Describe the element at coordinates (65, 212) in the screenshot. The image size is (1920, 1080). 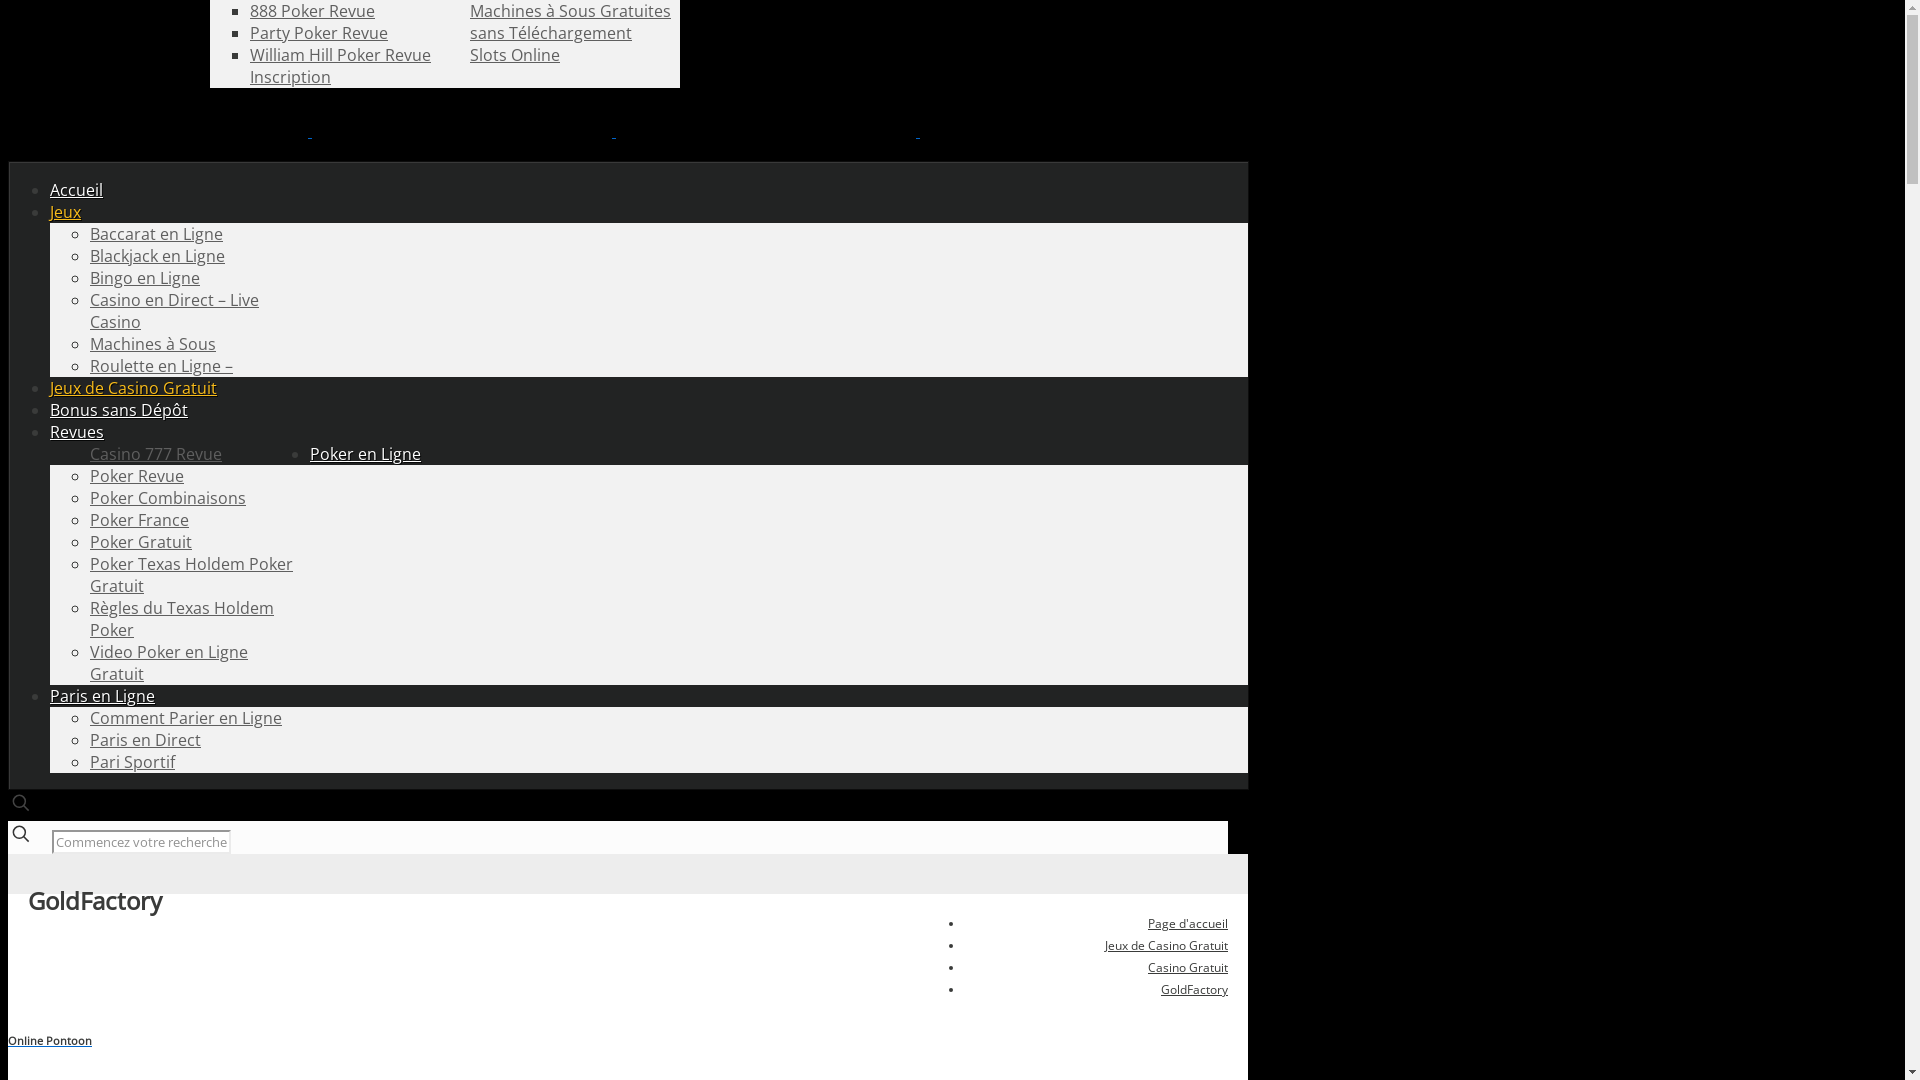
I see `'Jeux'` at that location.